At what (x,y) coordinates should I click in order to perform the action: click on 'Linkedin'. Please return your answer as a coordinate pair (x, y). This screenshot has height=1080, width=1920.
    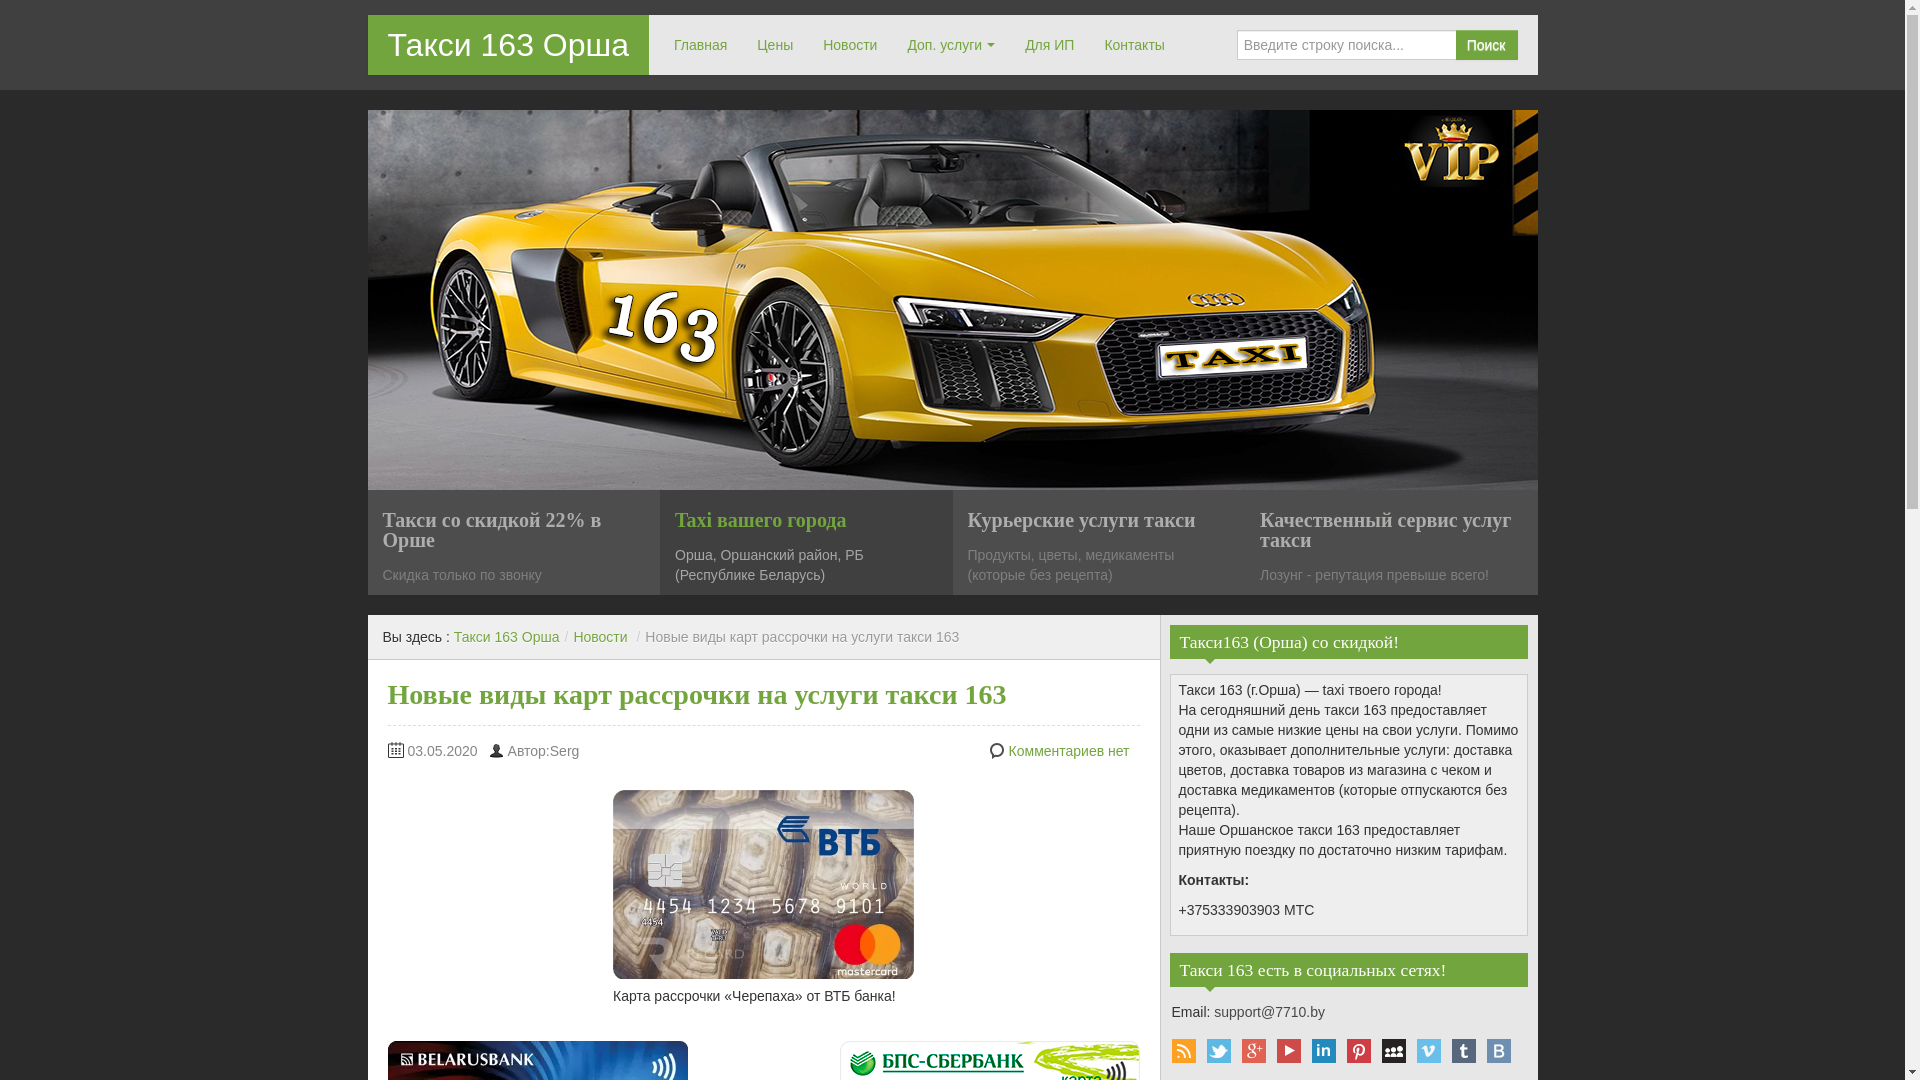
    Looking at the image, I should click on (1324, 1048).